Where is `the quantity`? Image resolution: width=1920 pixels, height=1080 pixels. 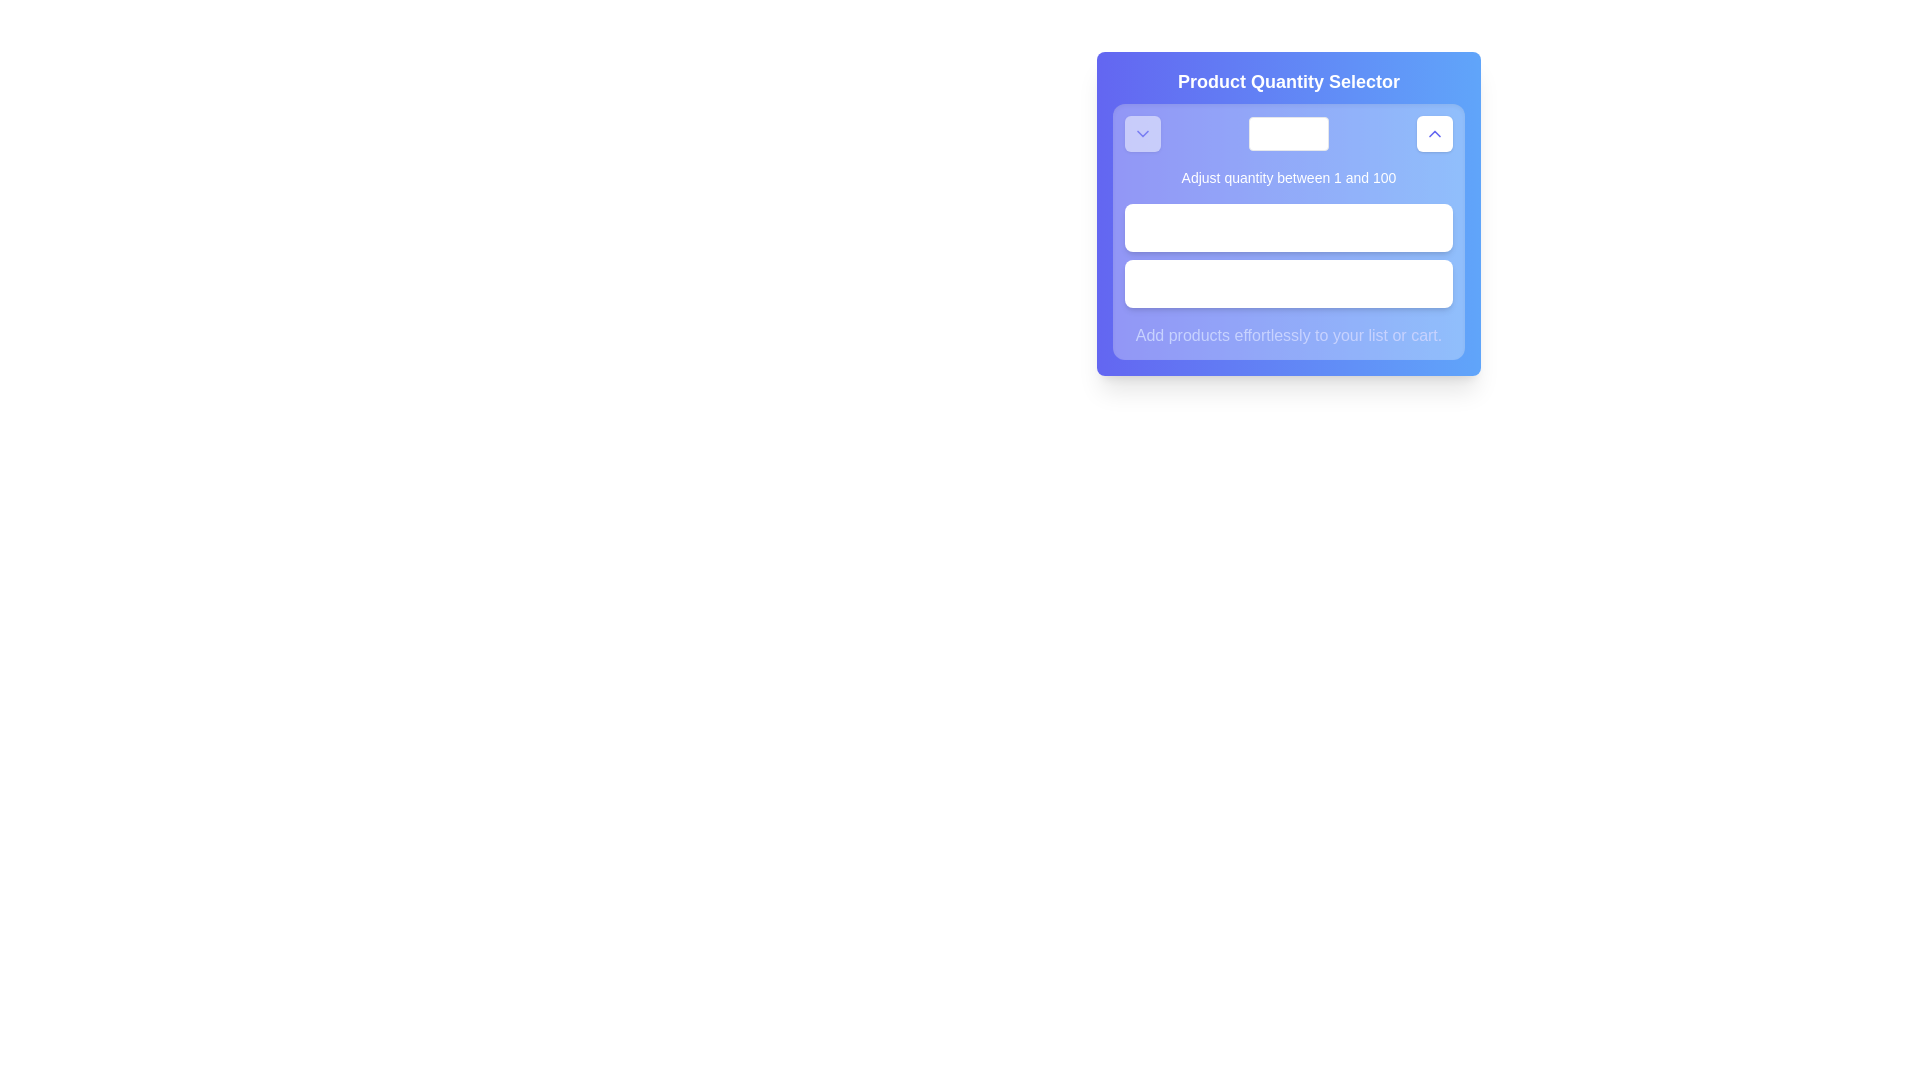 the quantity is located at coordinates (1288, 226).